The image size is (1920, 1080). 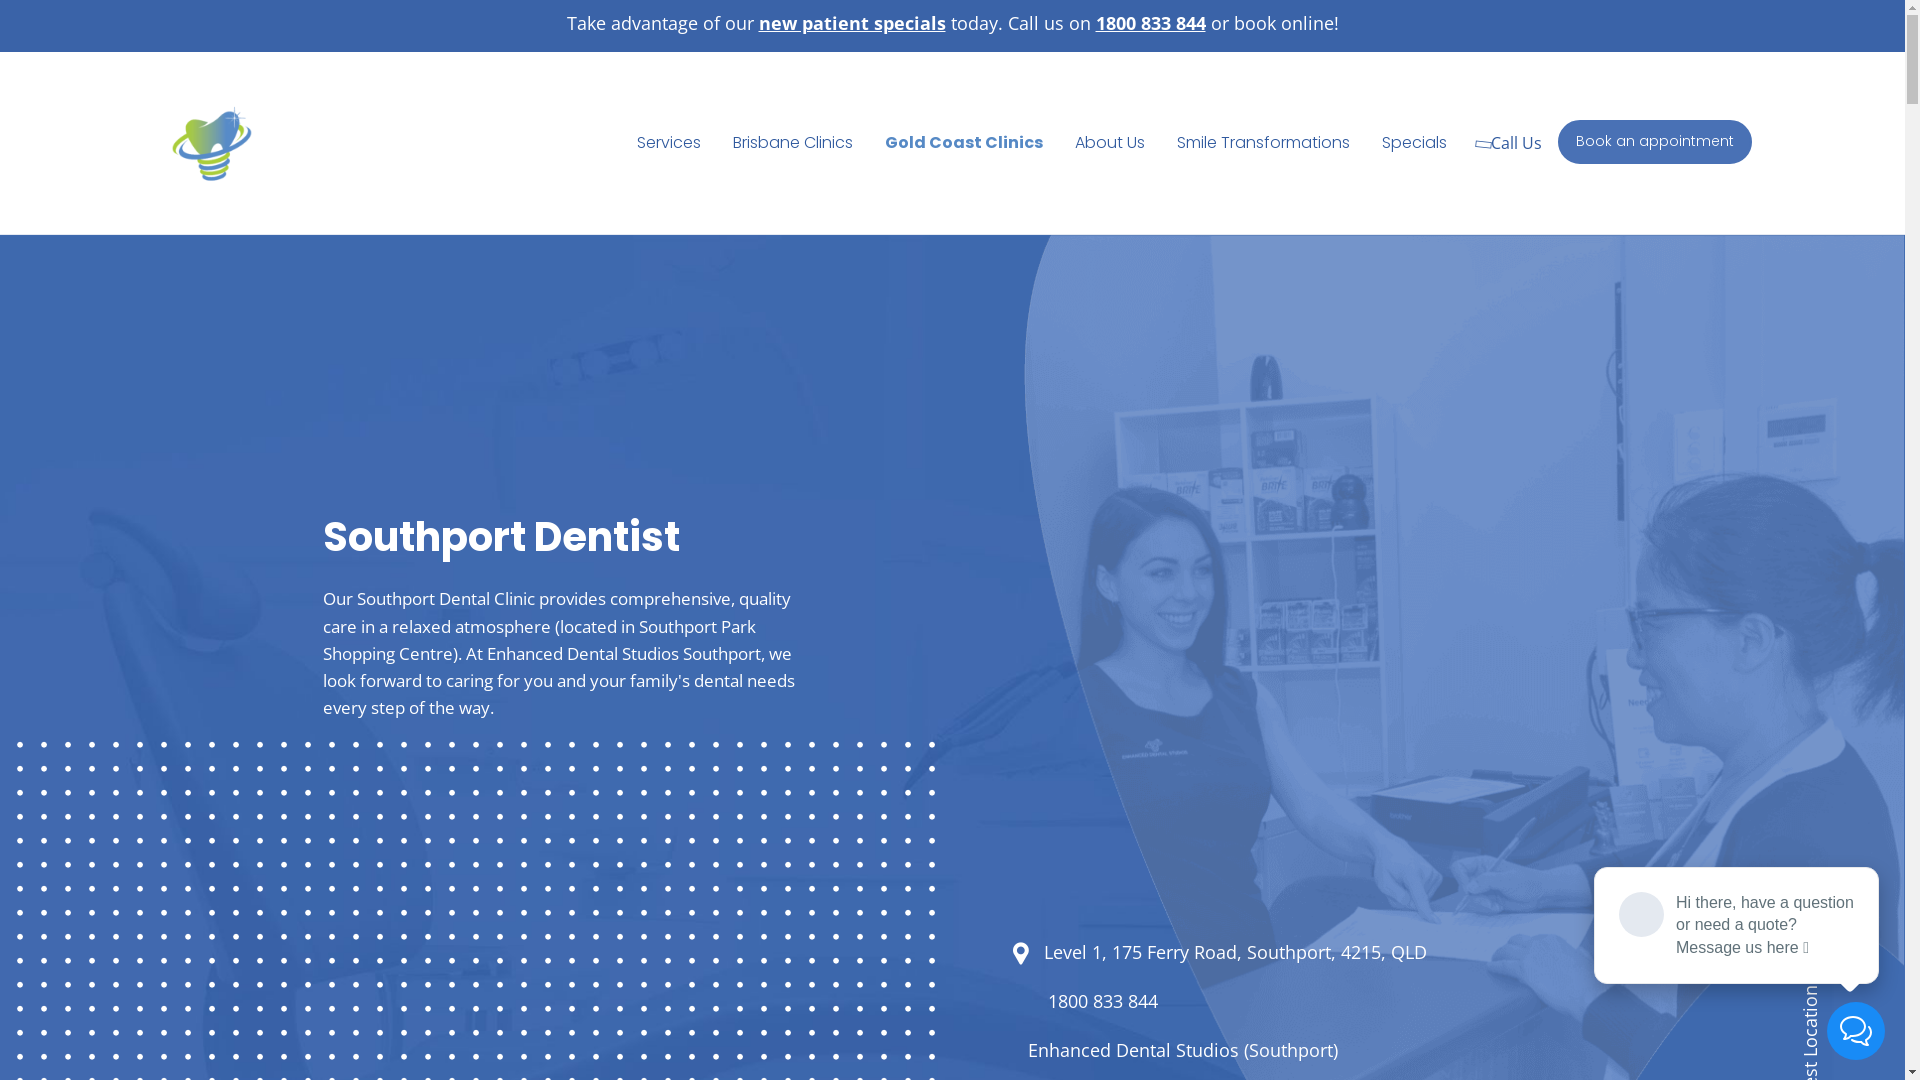 I want to click on 'Take advantage of our new patient specials today.', so click(x=565, y=23).